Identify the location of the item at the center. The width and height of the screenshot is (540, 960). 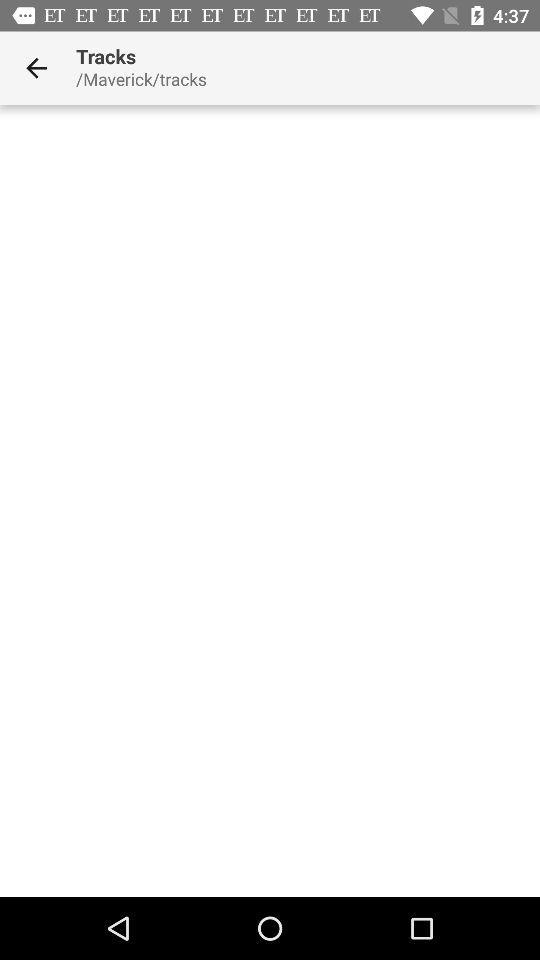
(270, 500).